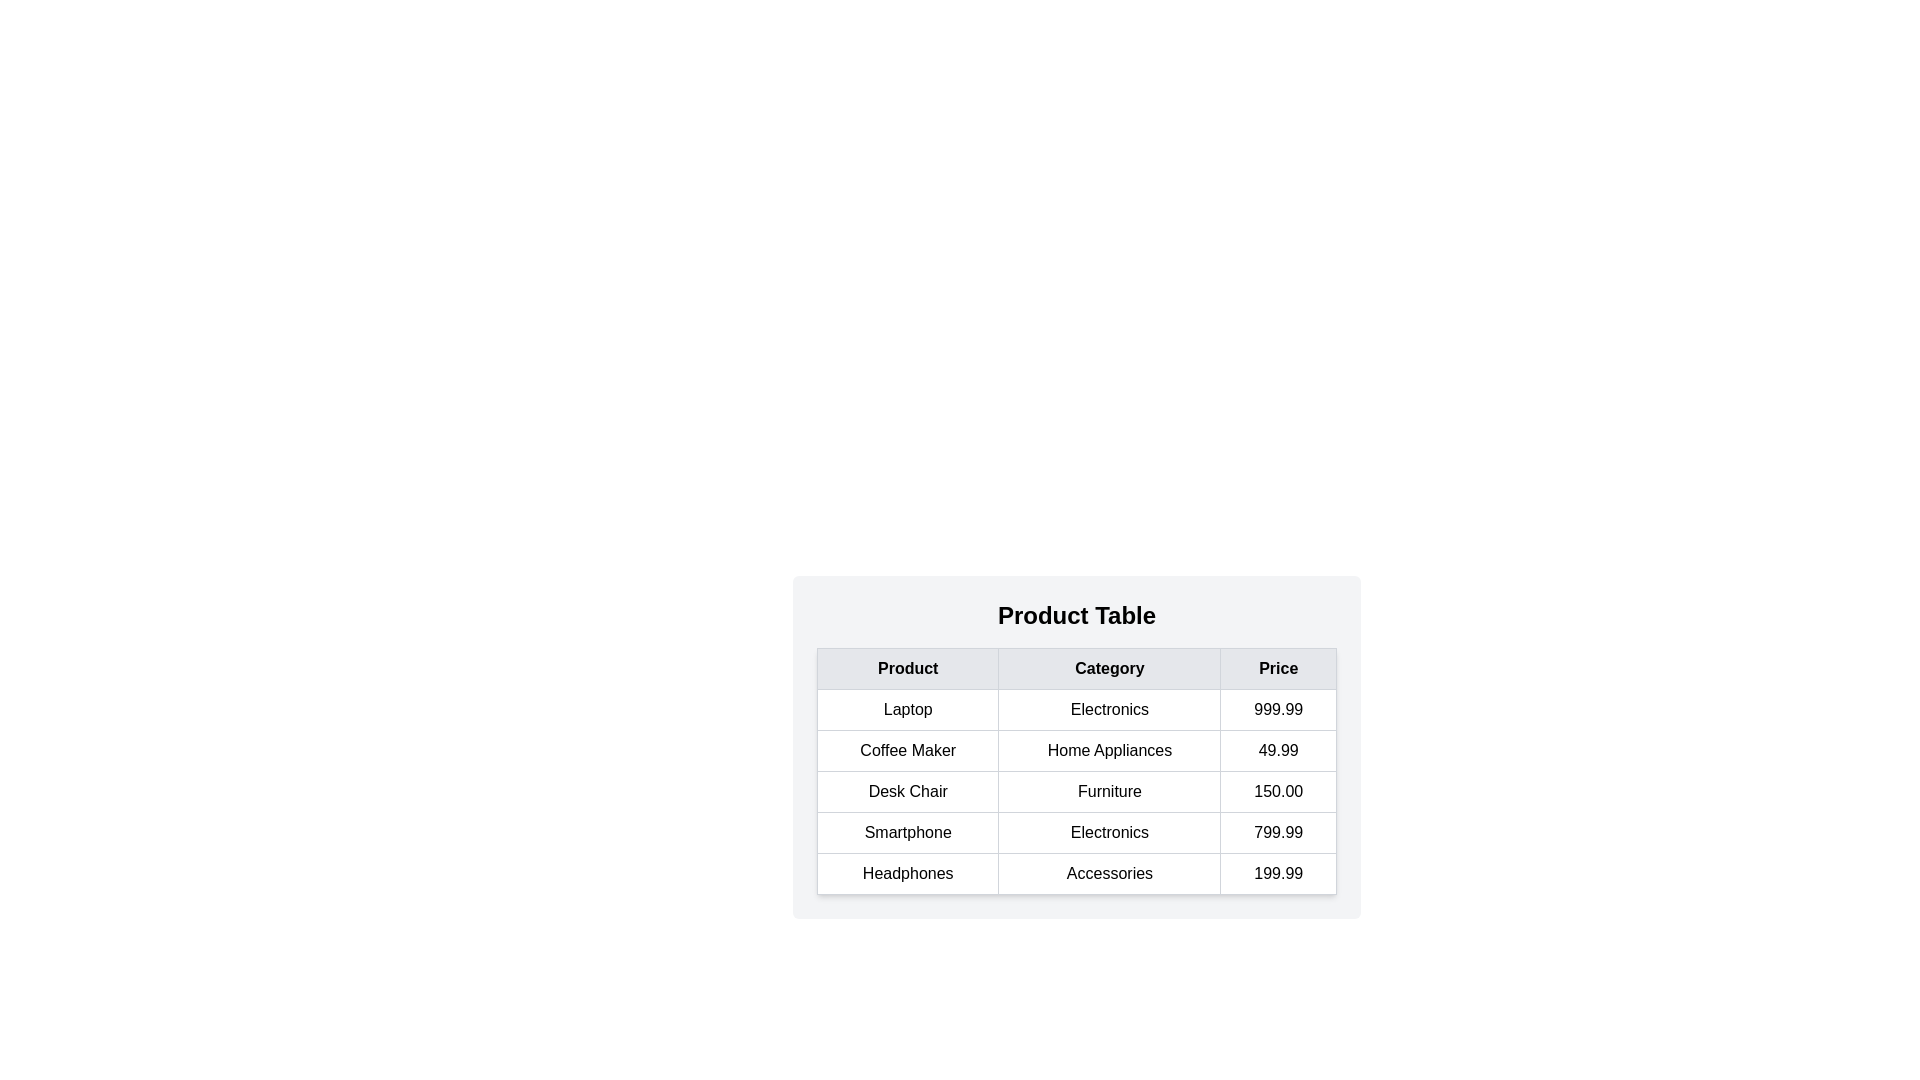  Describe the element at coordinates (1108, 873) in the screenshot. I see `the 'Accessories' text label, which is the second item in the row containing 'Headphones', 'Accessories', and '199.99'` at that location.